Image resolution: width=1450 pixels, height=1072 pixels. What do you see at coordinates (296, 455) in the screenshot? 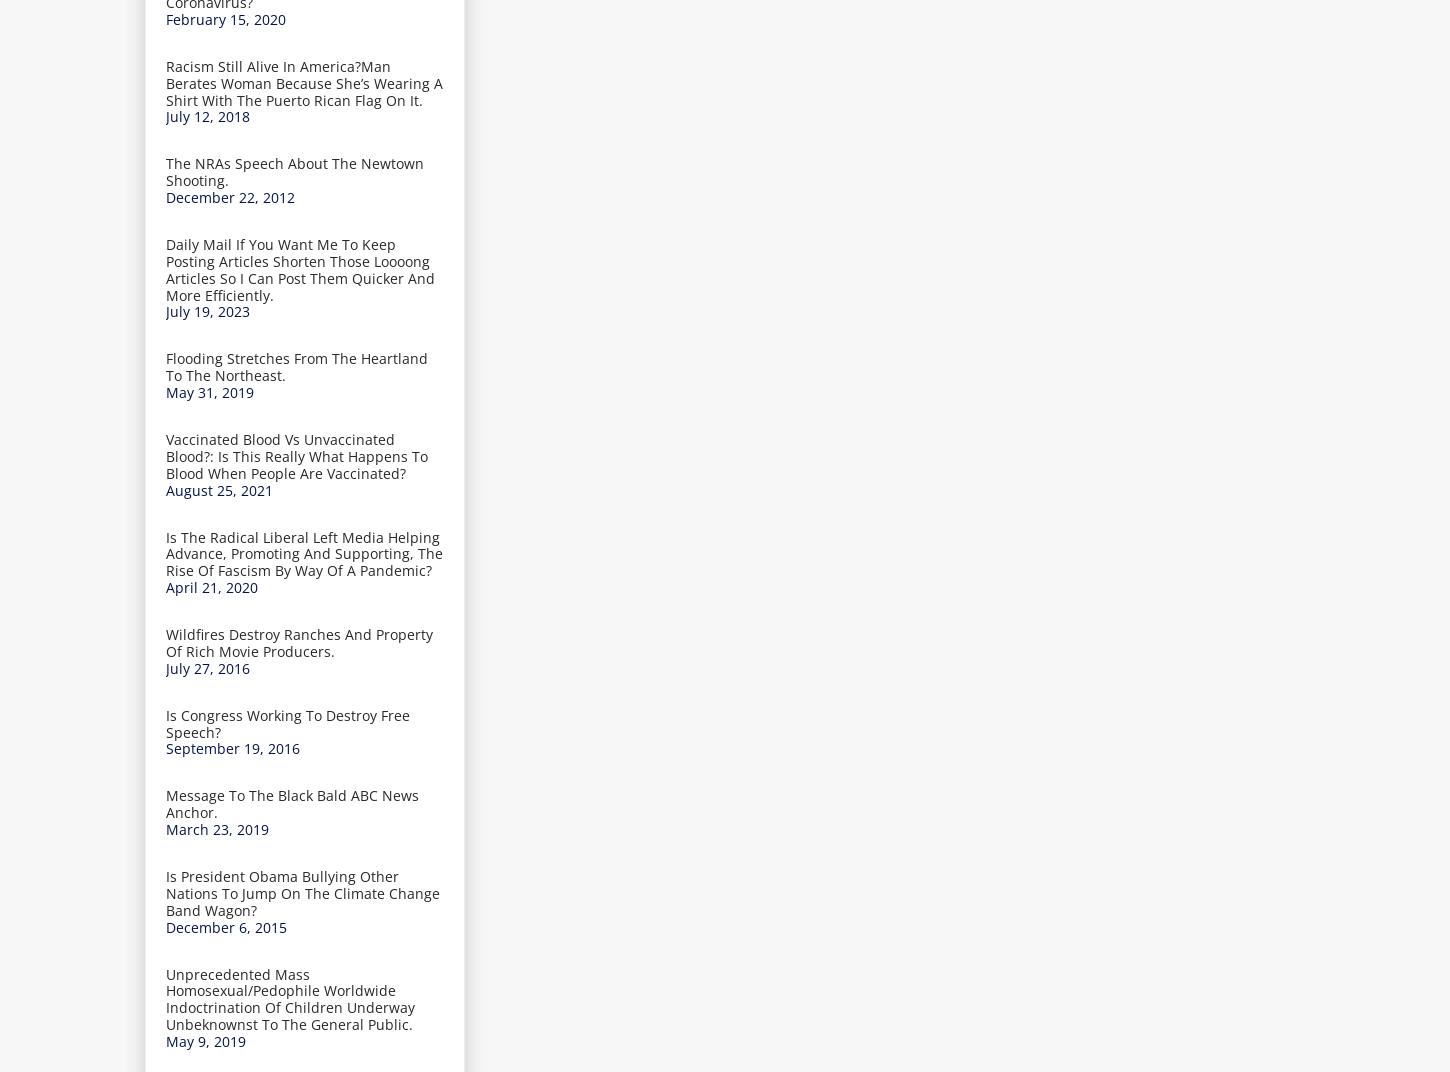
I see `'Vaccinated Blood Vs Unvaccinated Blood?: Is This Really What Happens To Blood When People Are Vaccinated?'` at bounding box center [296, 455].